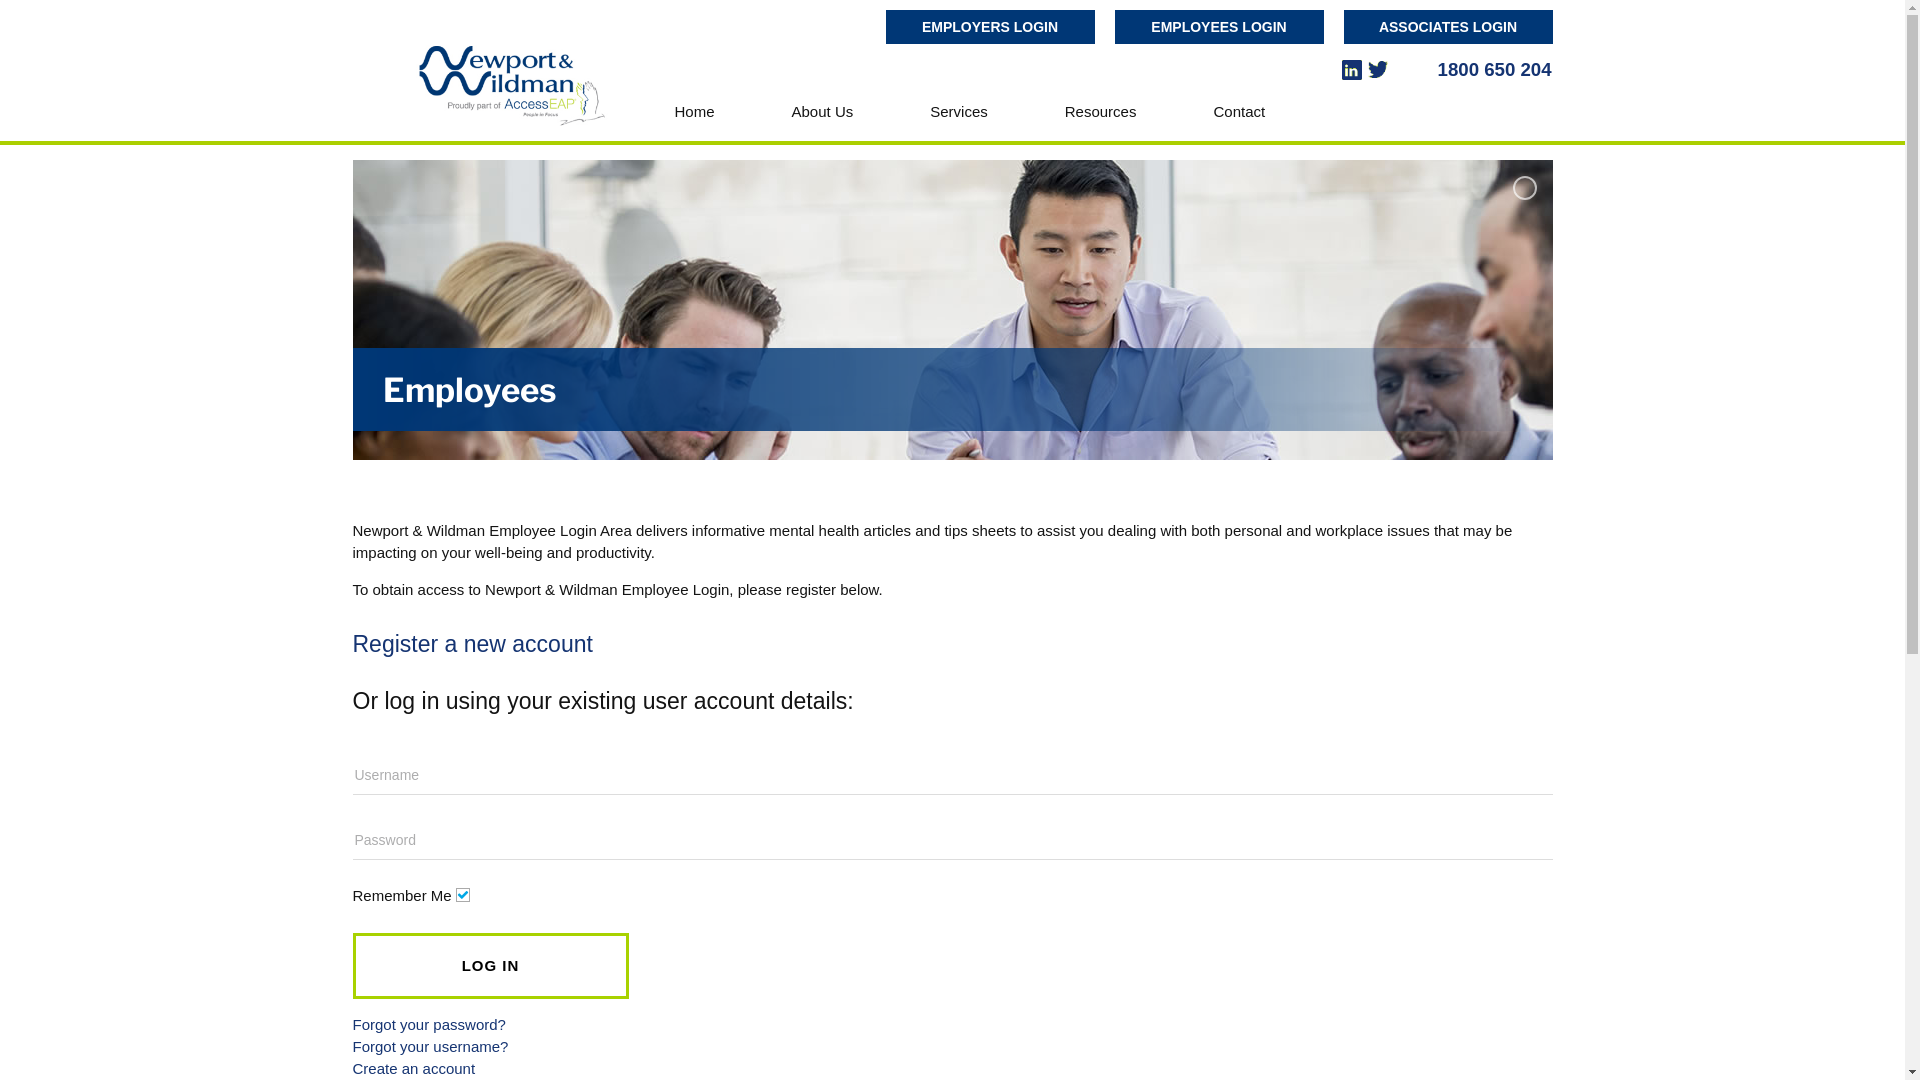  I want to click on 'EMPLOYERS LOGIN', so click(885, 27).